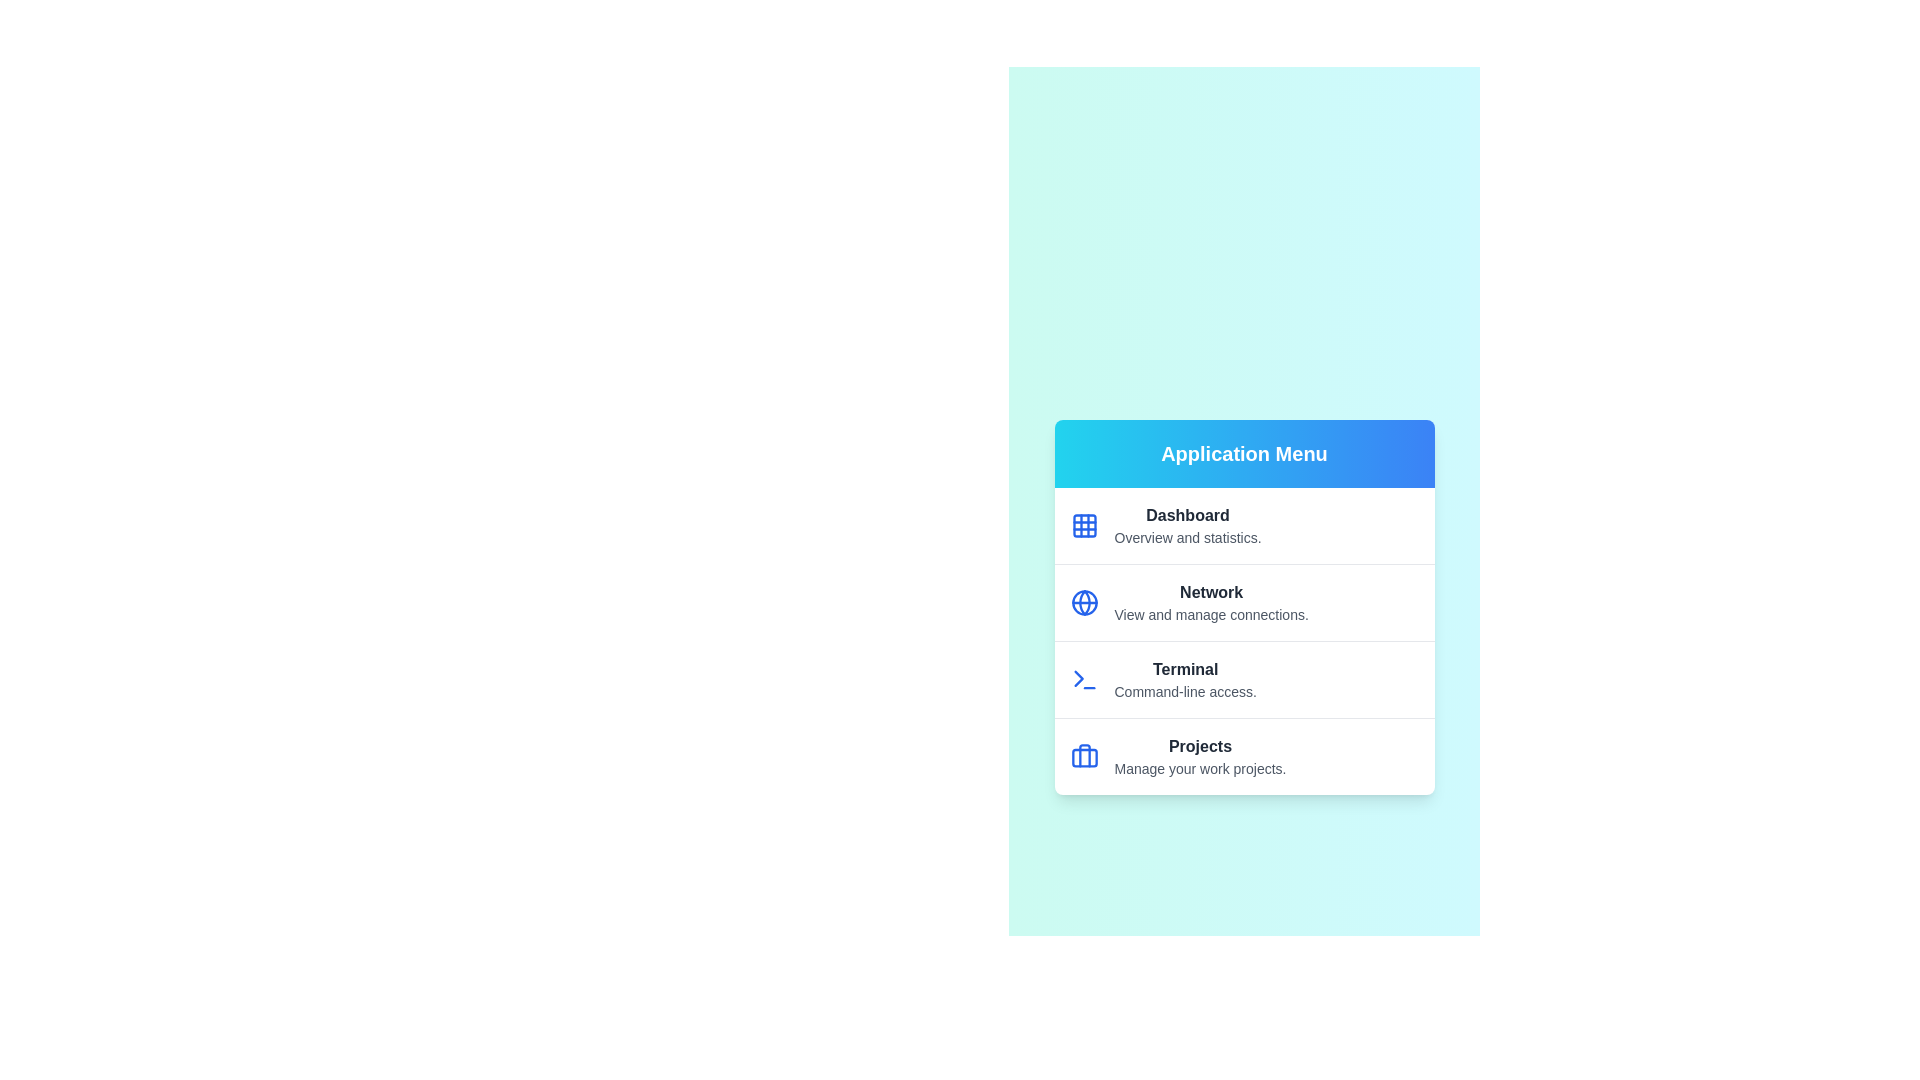 This screenshot has width=1920, height=1080. What do you see at coordinates (1243, 600) in the screenshot?
I see `the menu item corresponding to Network` at bounding box center [1243, 600].